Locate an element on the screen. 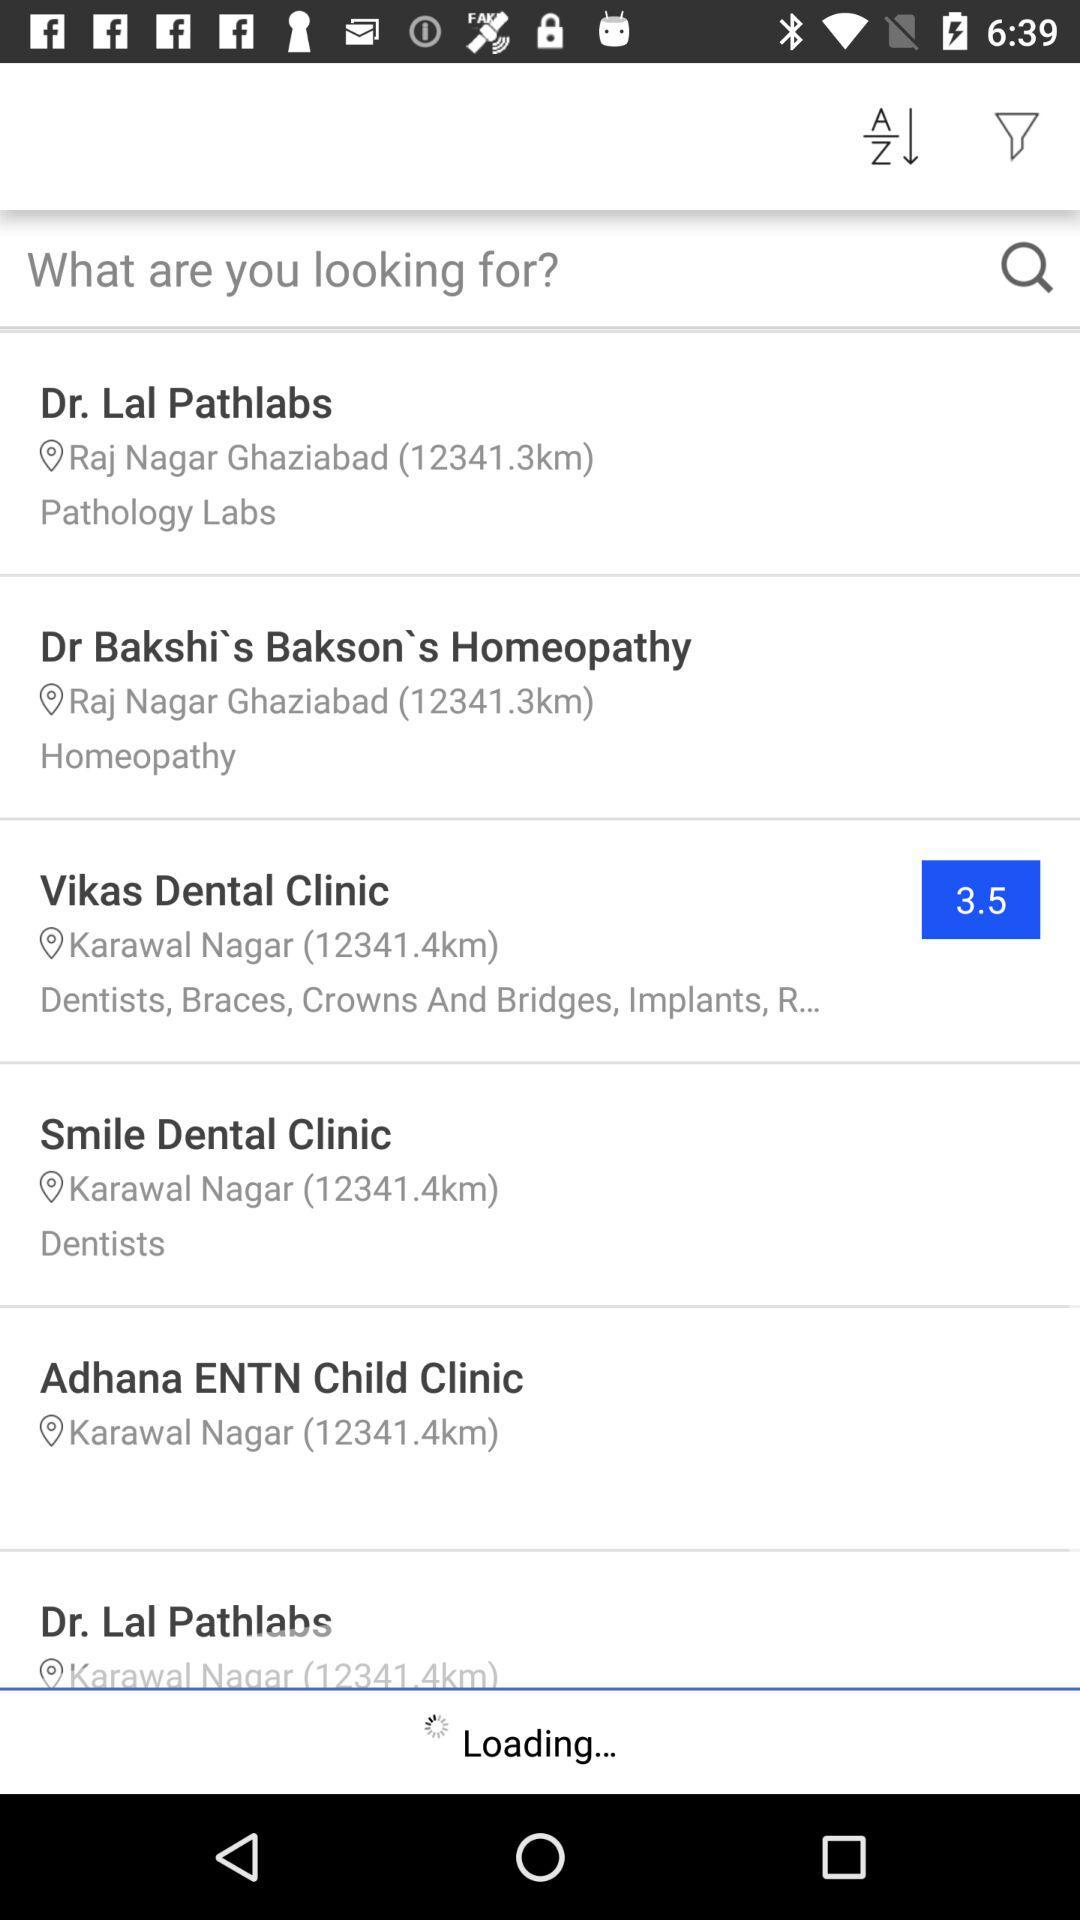 The height and width of the screenshot is (1920, 1080). the search icon is located at coordinates (1027, 266).